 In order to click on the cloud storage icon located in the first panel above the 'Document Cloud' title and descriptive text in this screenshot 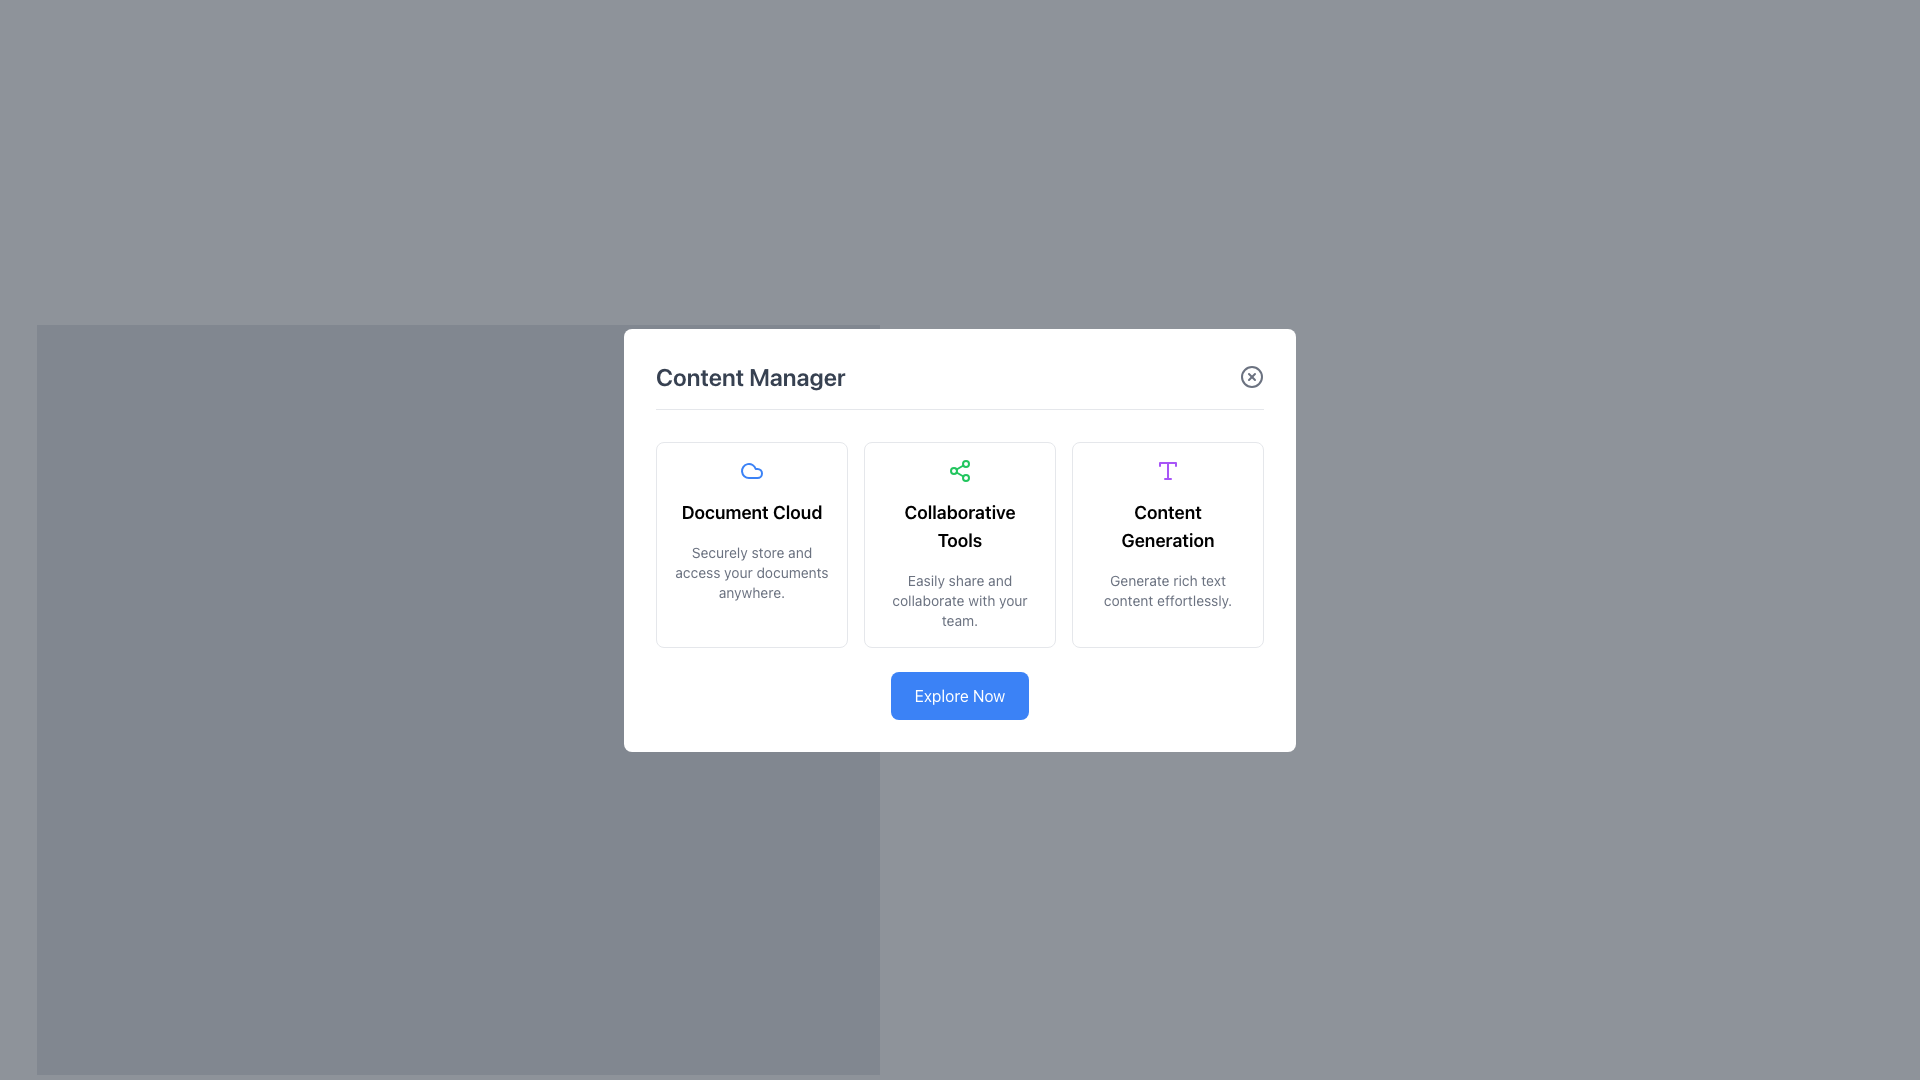, I will do `click(751, 470)`.